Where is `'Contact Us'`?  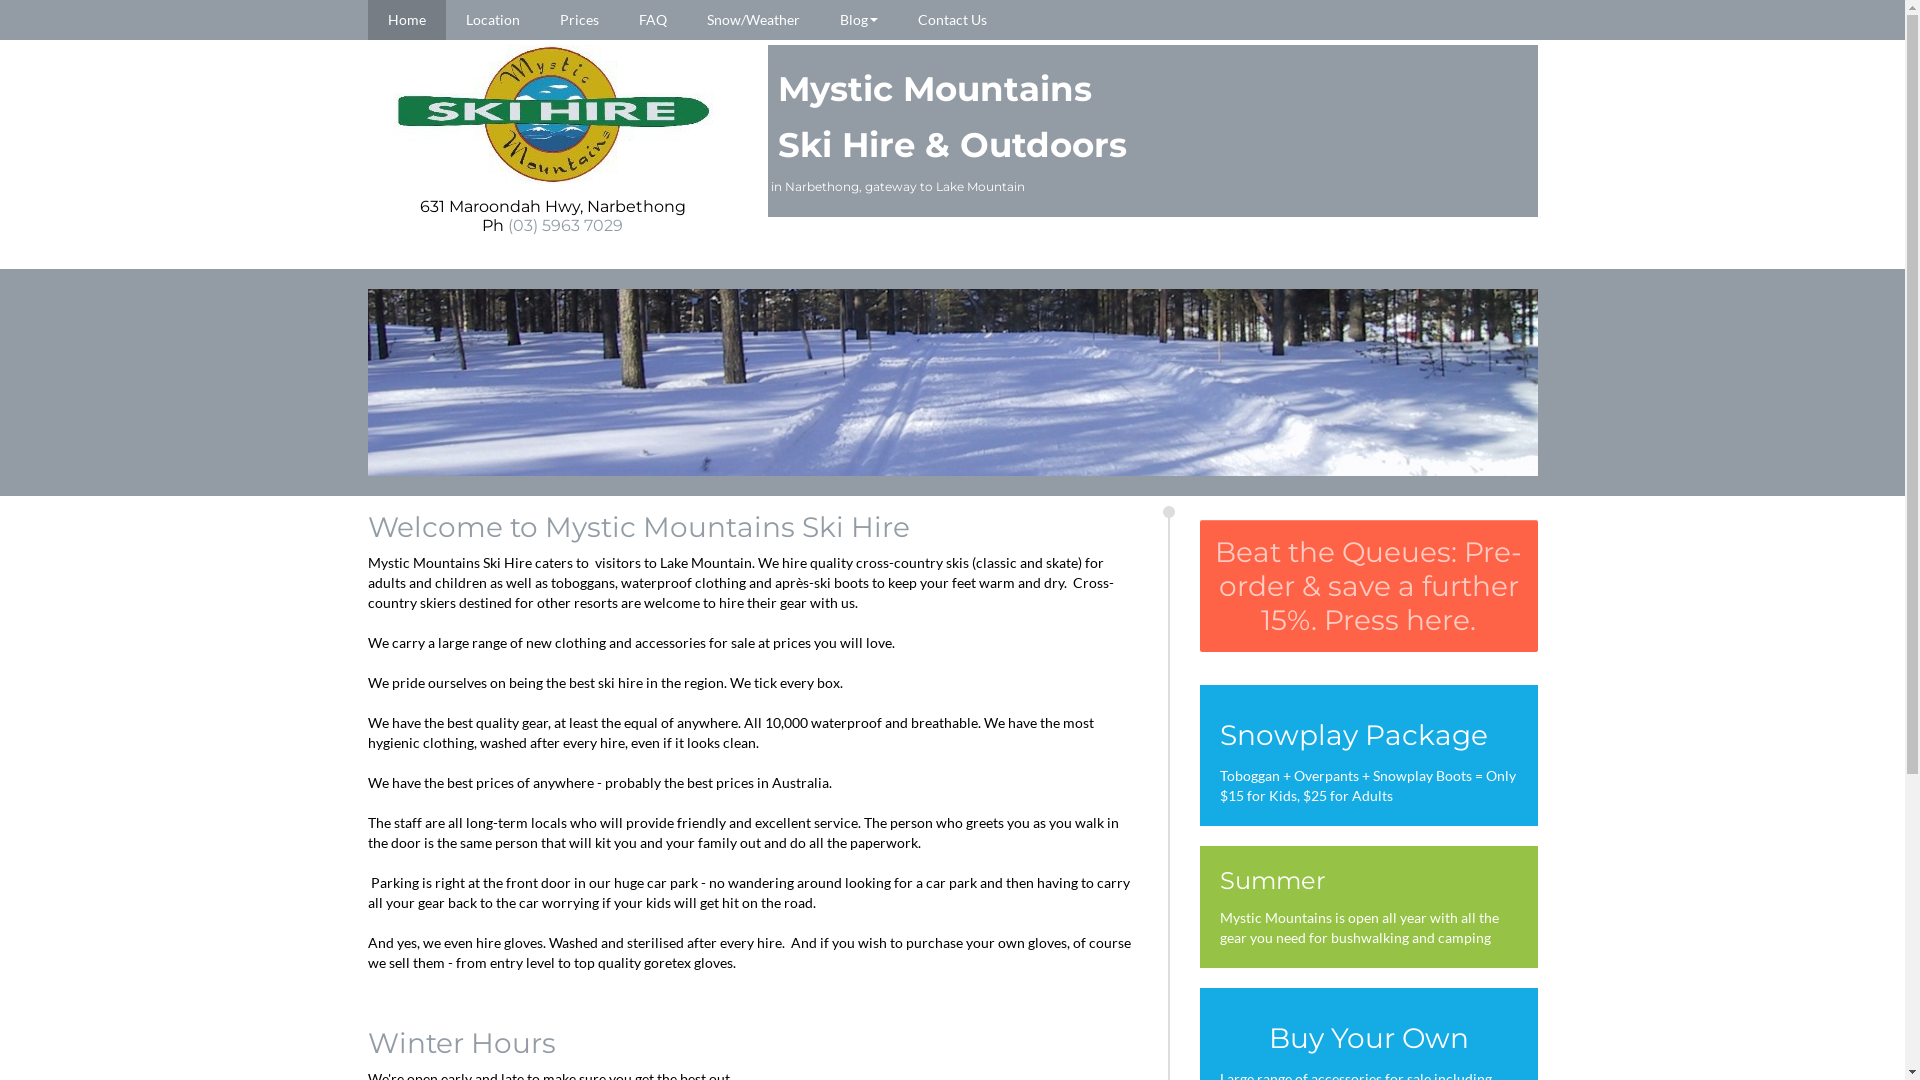
'Contact Us' is located at coordinates (951, 19).